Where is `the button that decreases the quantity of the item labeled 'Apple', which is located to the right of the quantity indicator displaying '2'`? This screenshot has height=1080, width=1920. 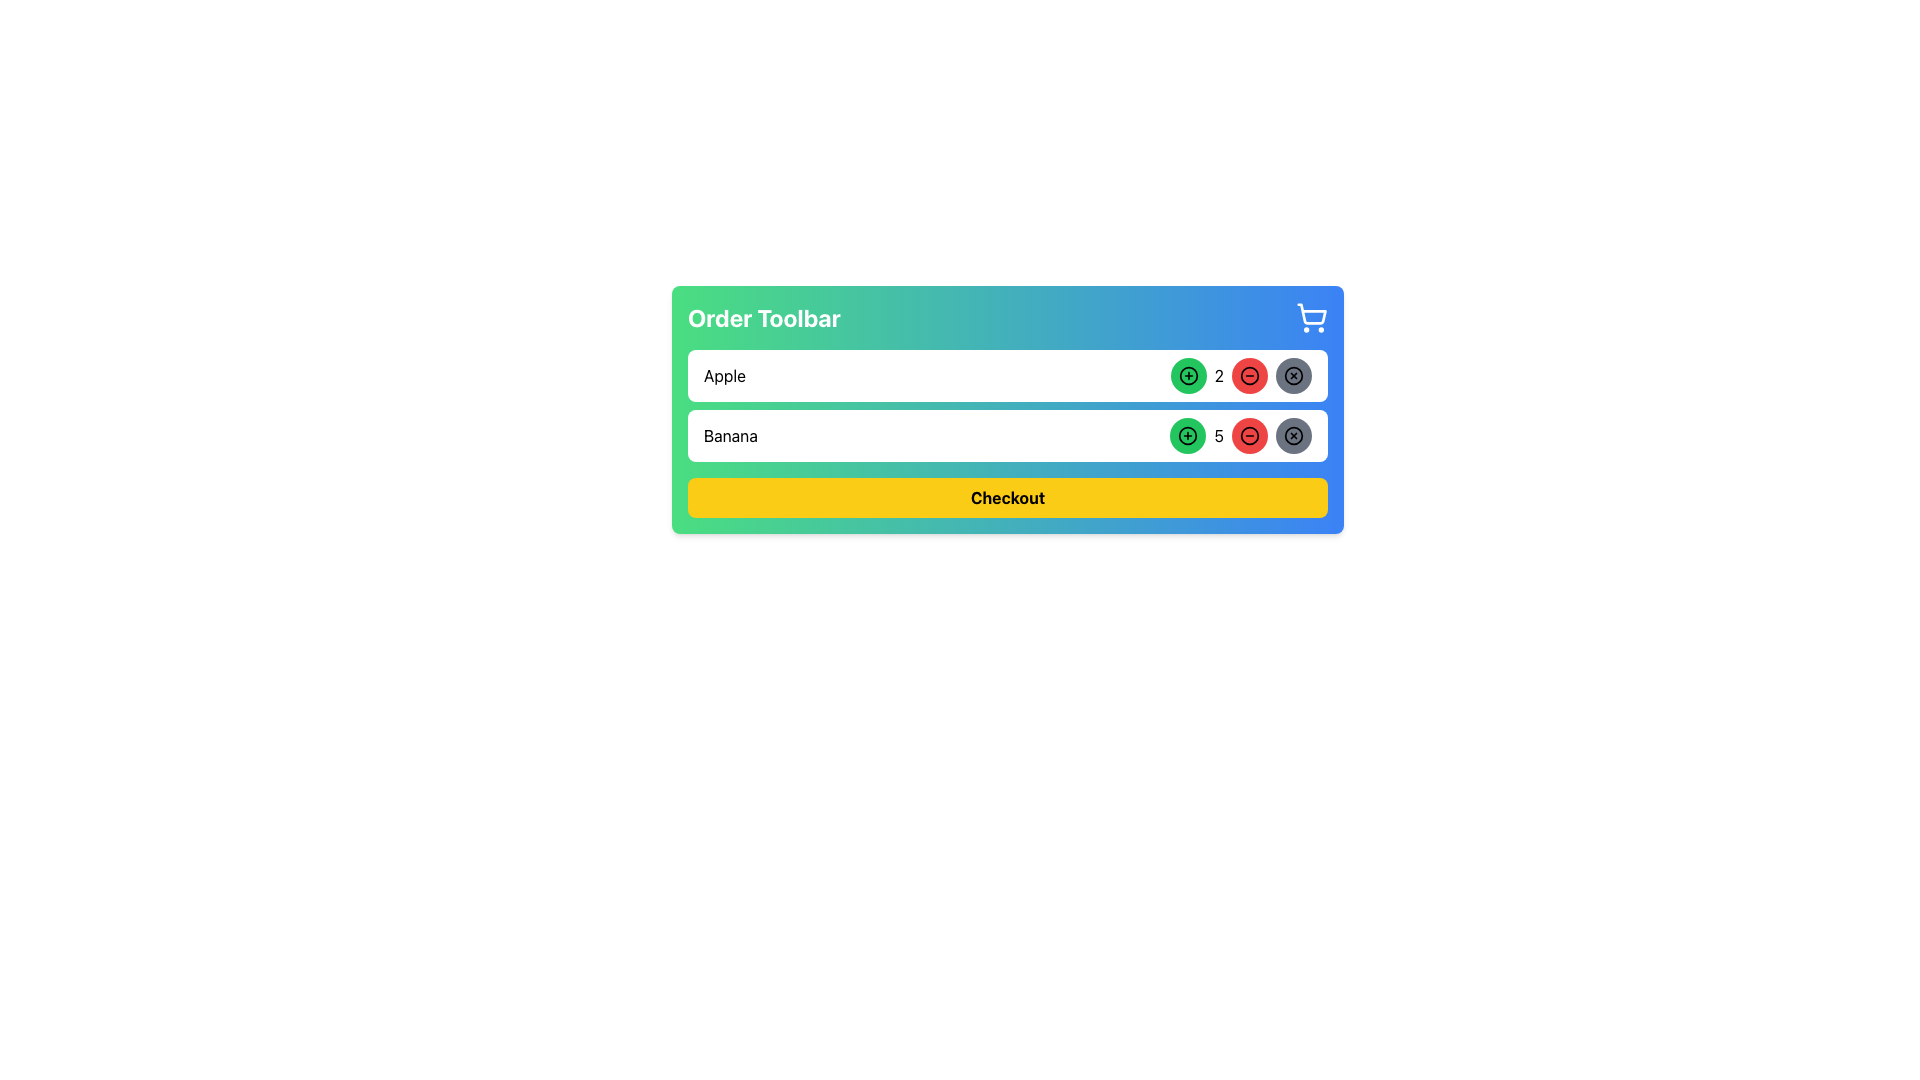
the button that decreases the quantity of the item labeled 'Apple', which is located to the right of the quantity indicator displaying '2' is located at coordinates (1248, 375).